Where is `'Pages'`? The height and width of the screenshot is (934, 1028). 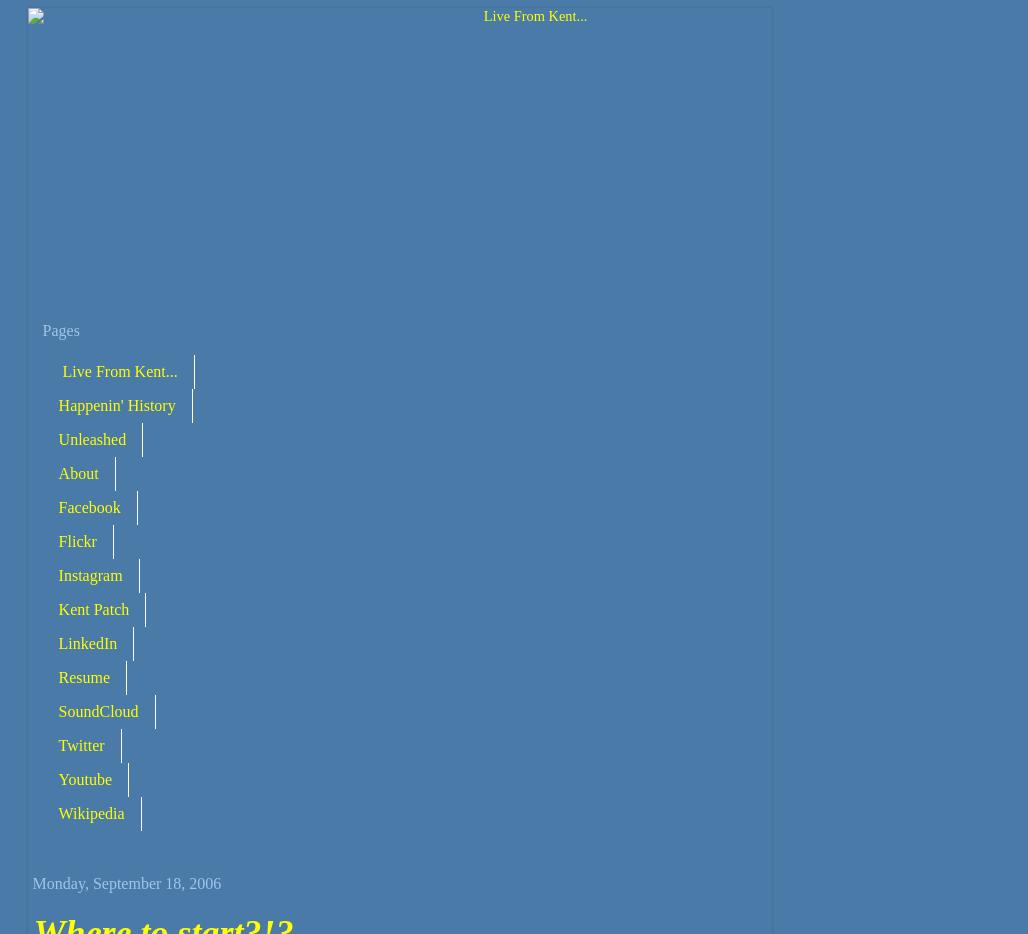 'Pages' is located at coordinates (60, 330).